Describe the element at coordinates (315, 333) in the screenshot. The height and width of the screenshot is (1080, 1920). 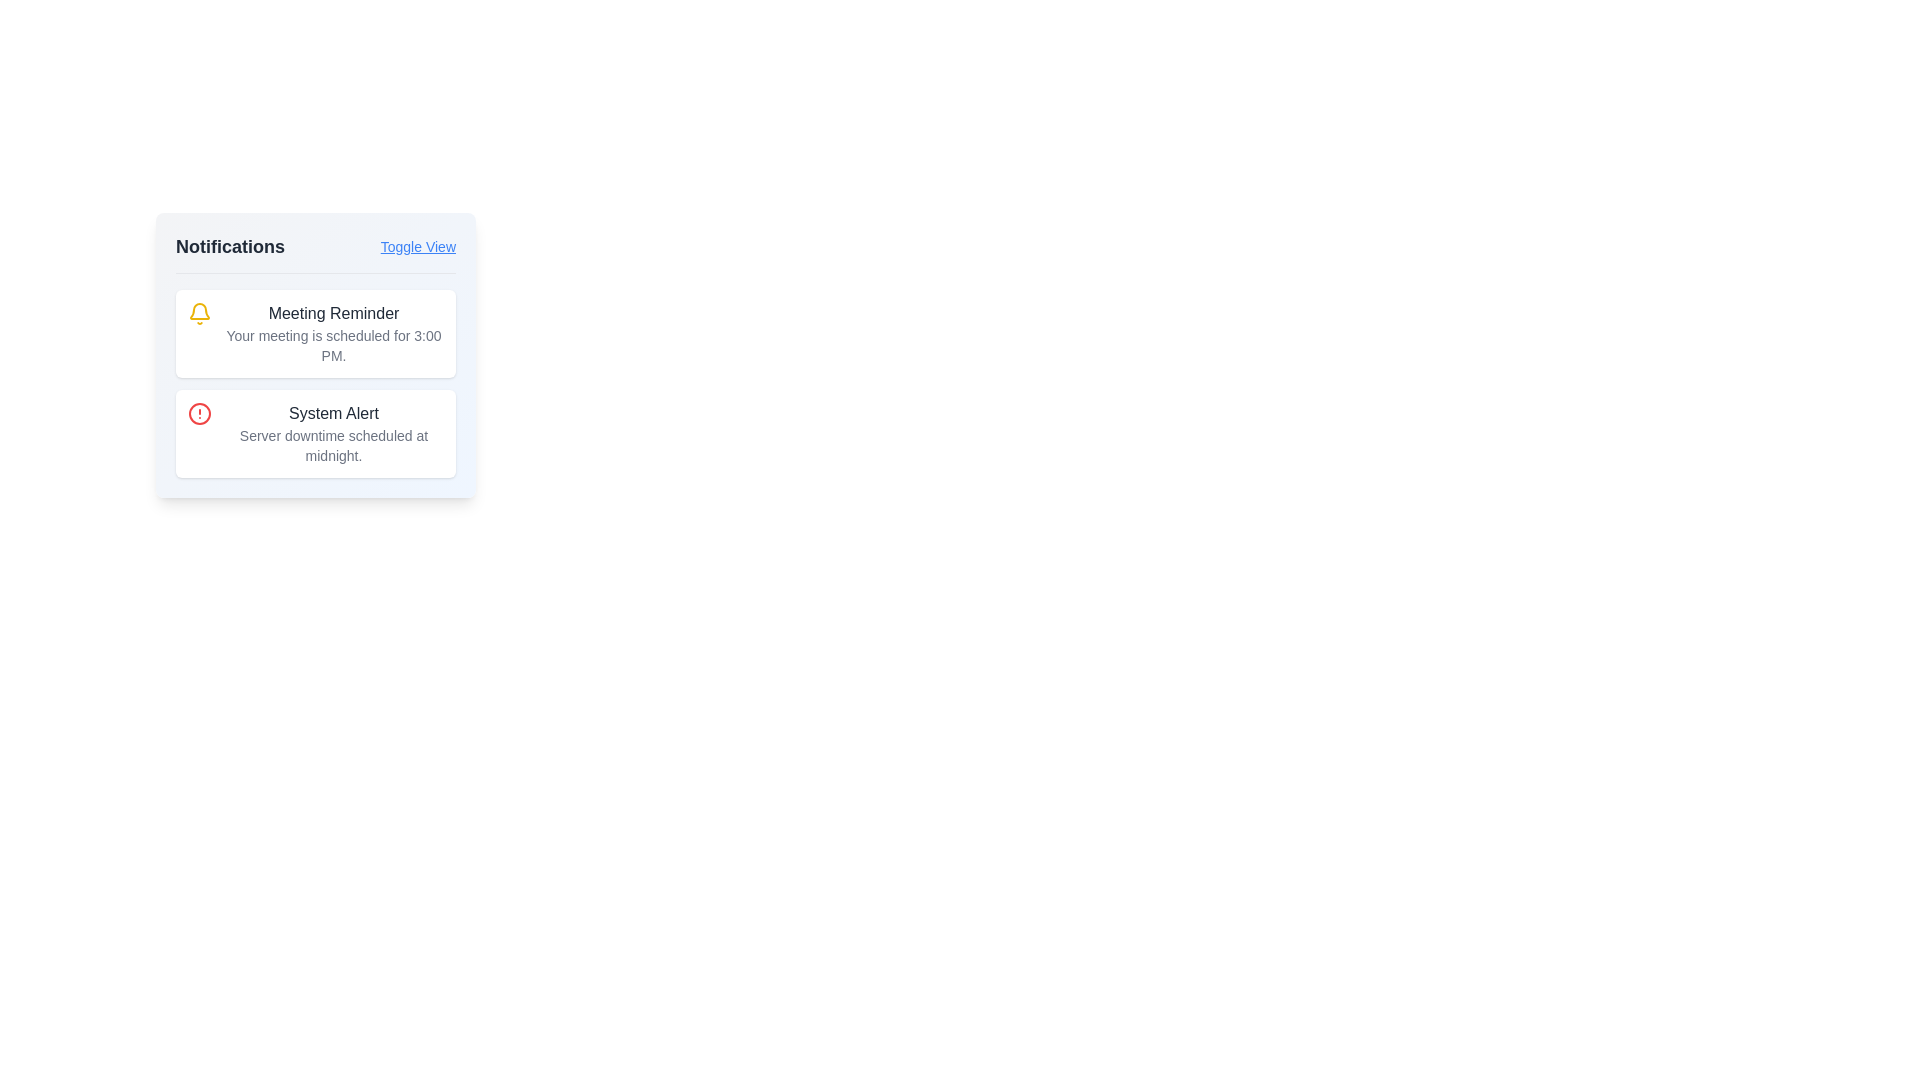
I see `message from the first notification card that reminds the user about a scheduled meeting at 3:00 PM, located in the notifications section above the 'System Alert' card` at that location.